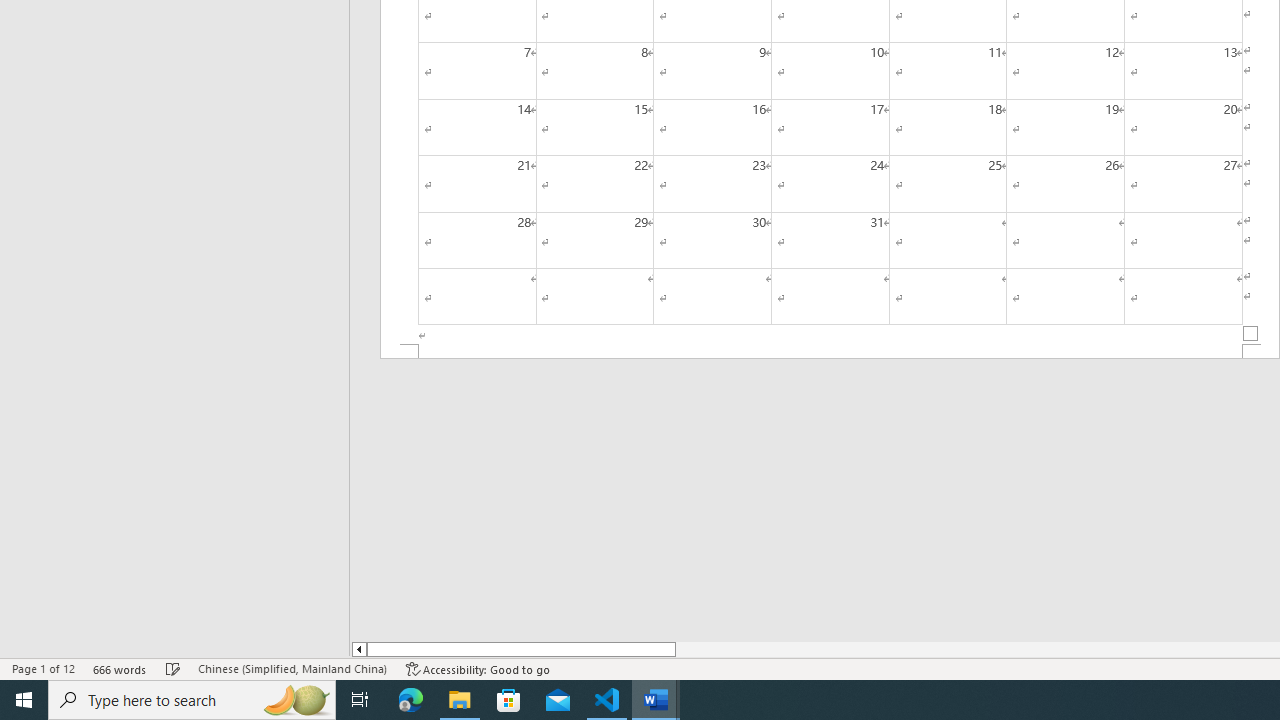 Image resolution: width=1280 pixels, height=720 pixels. Describe the element at coordinates (477, 669) in the screenshot. I see `'Accessibility Checker Accessibility: Good to go'` at that location.